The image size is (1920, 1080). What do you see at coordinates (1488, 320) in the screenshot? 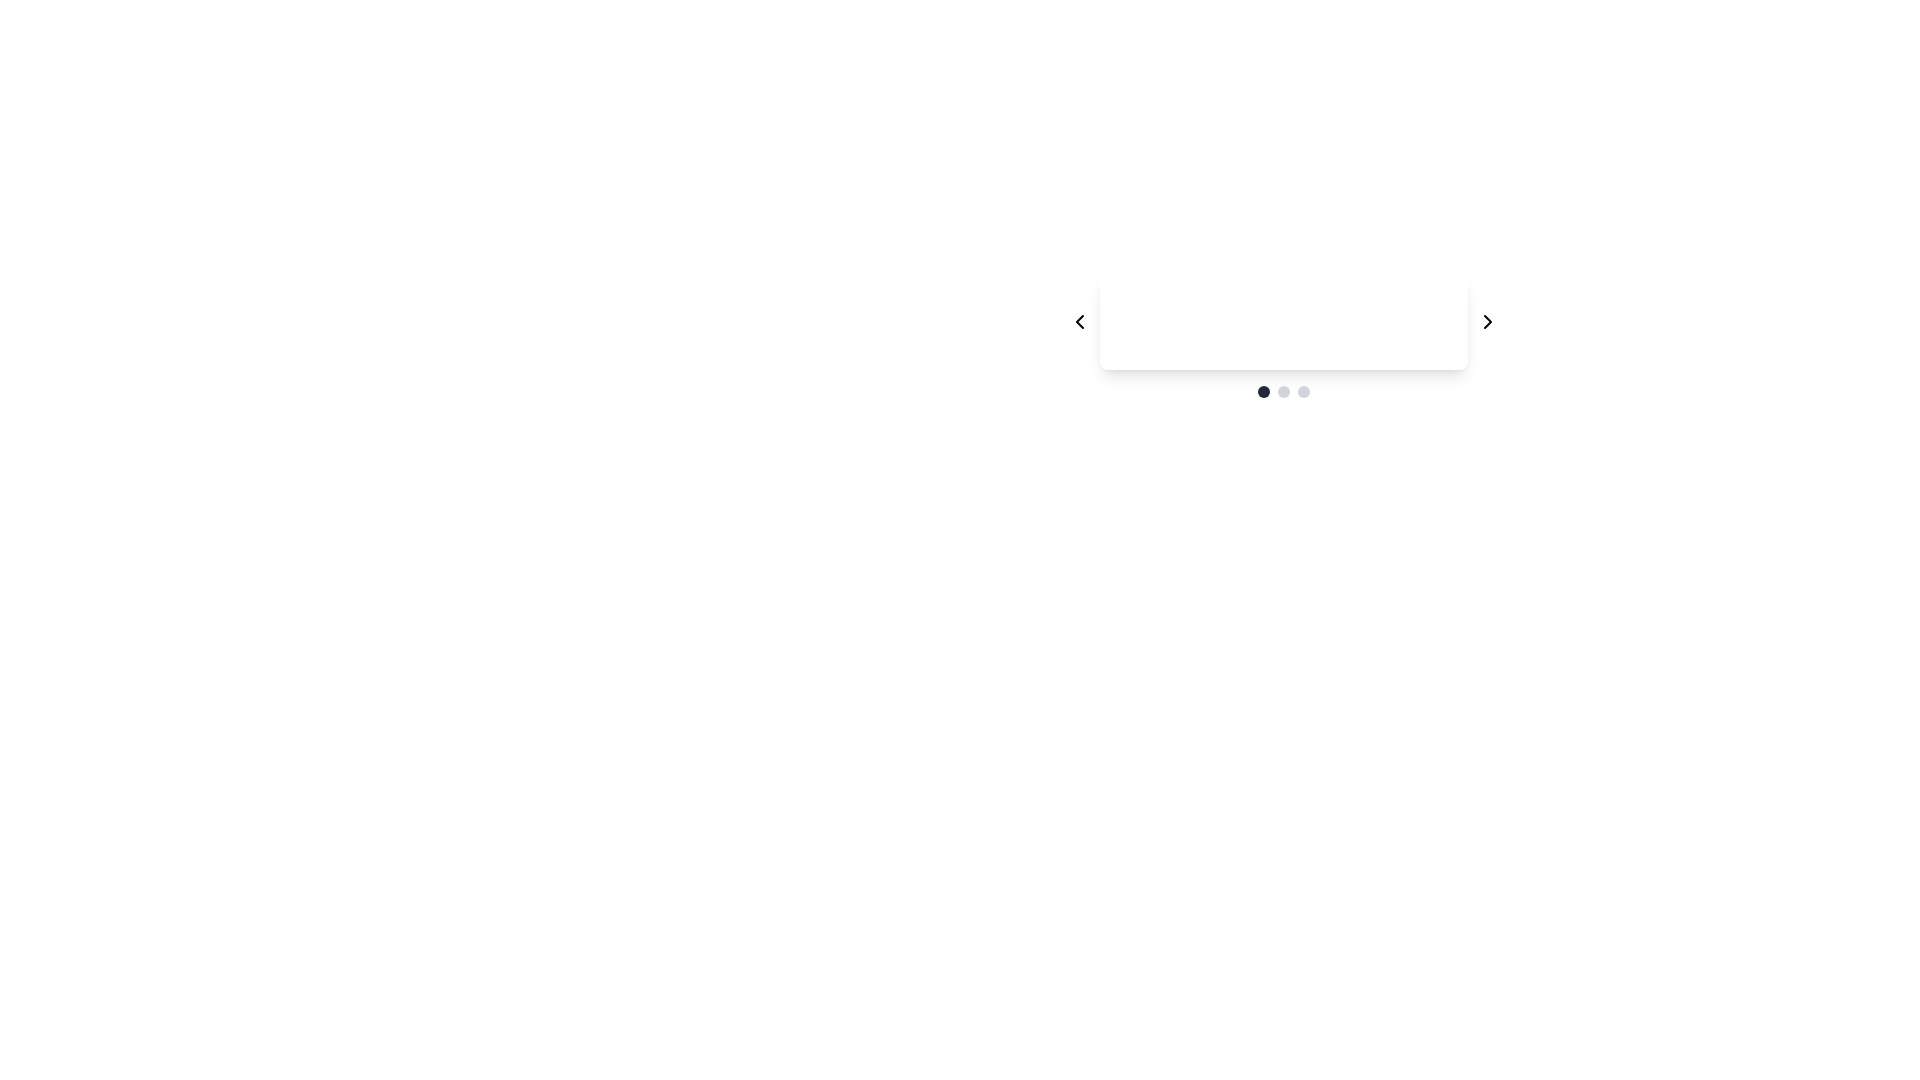
I see `the small button with a rightward chevron icon located at the far-right side of the card component` at bounding box center [1488, 320].